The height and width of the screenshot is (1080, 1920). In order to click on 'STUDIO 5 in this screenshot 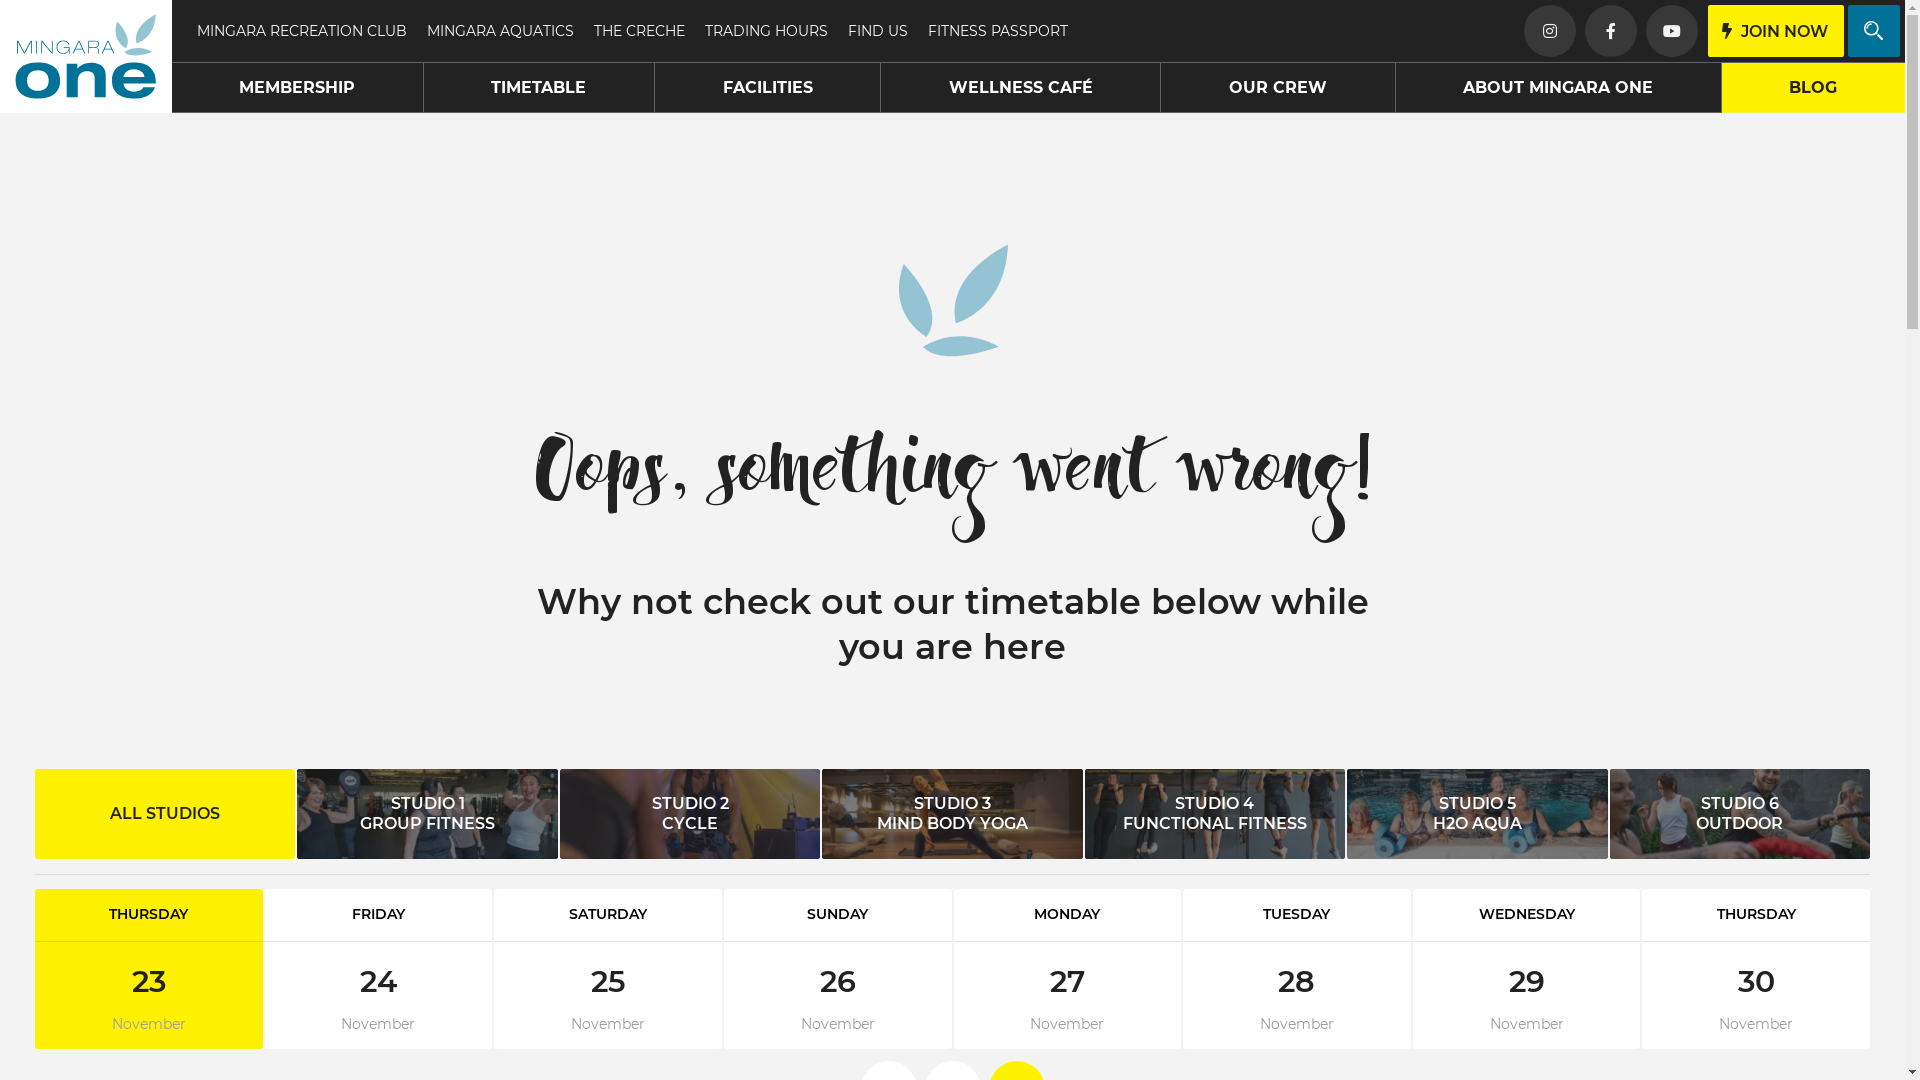, I will do `click(1347, 813)`.